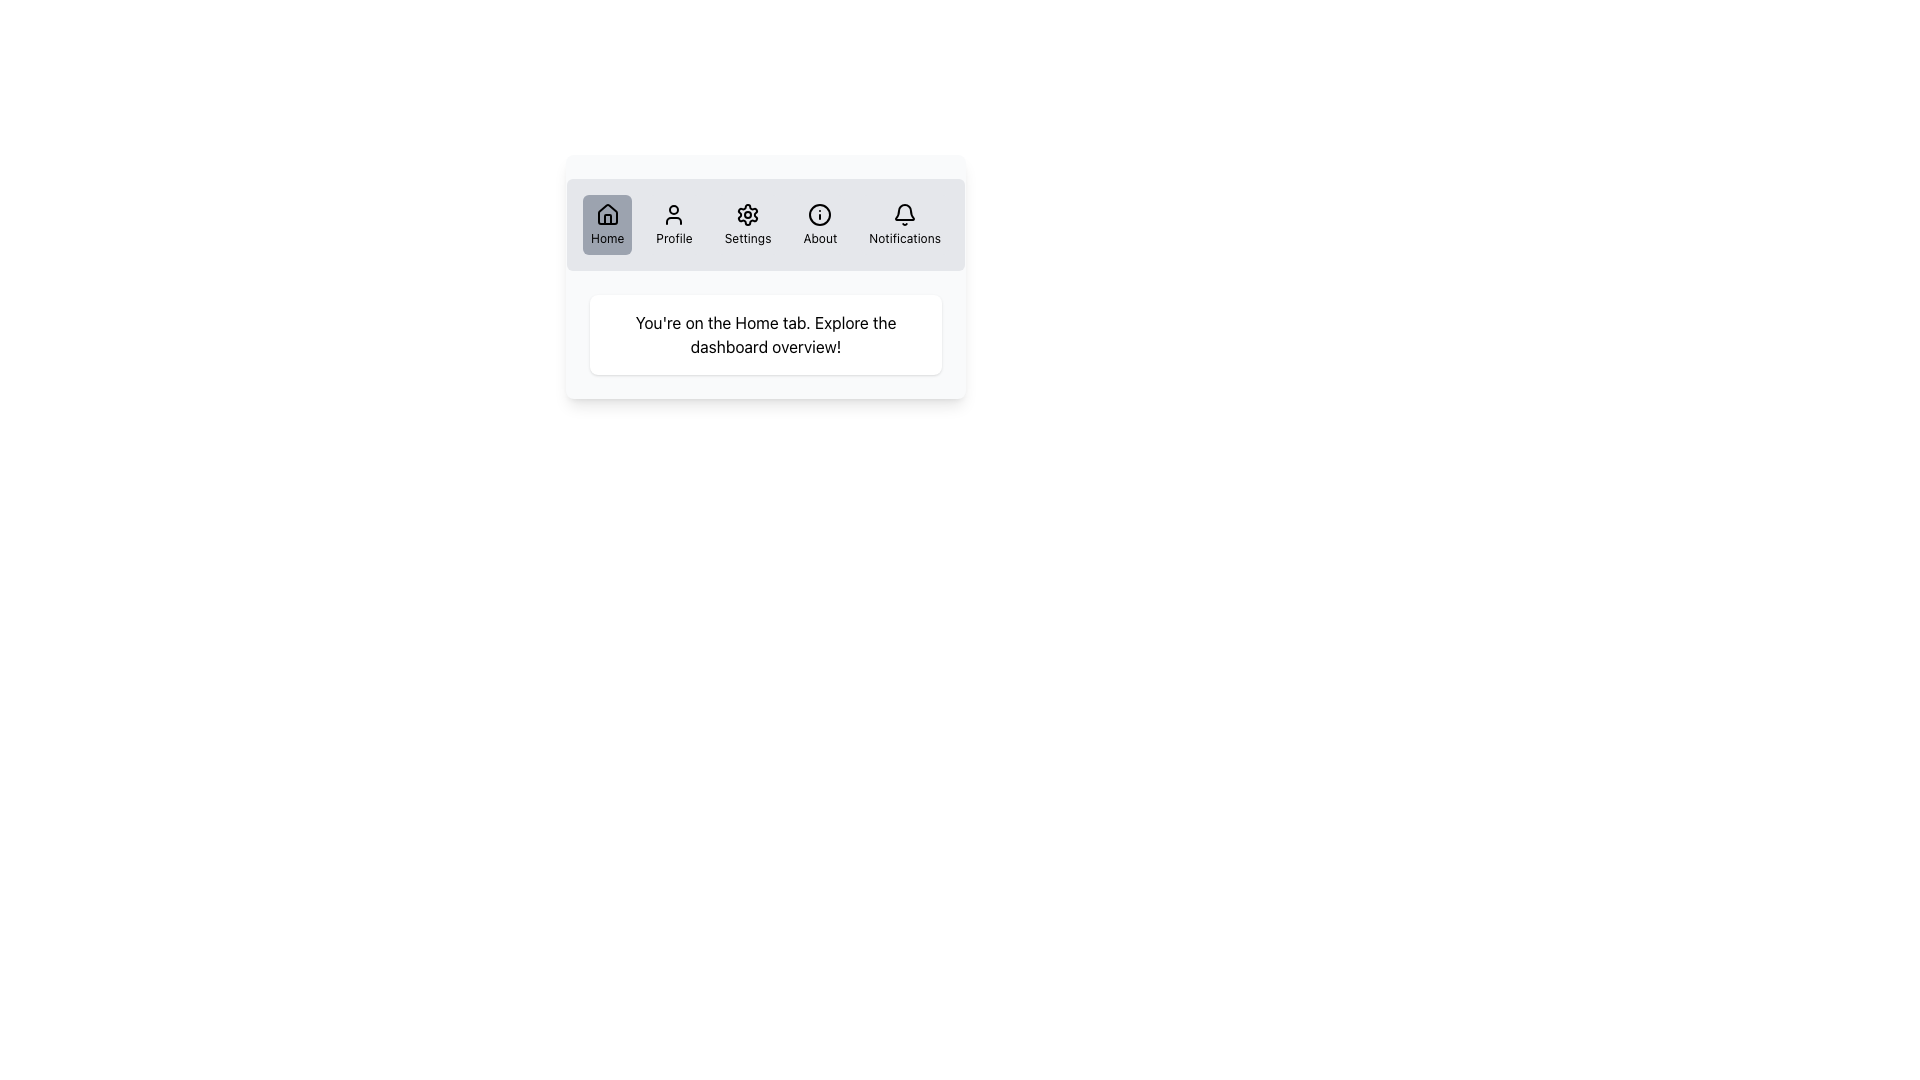 The height and width of the screenshot is (1080, 1920). Describe the element at coordinates (606, 224) in the screenshot. I see `the 'Home' button located at the top-left of the navigation bar` at that location.